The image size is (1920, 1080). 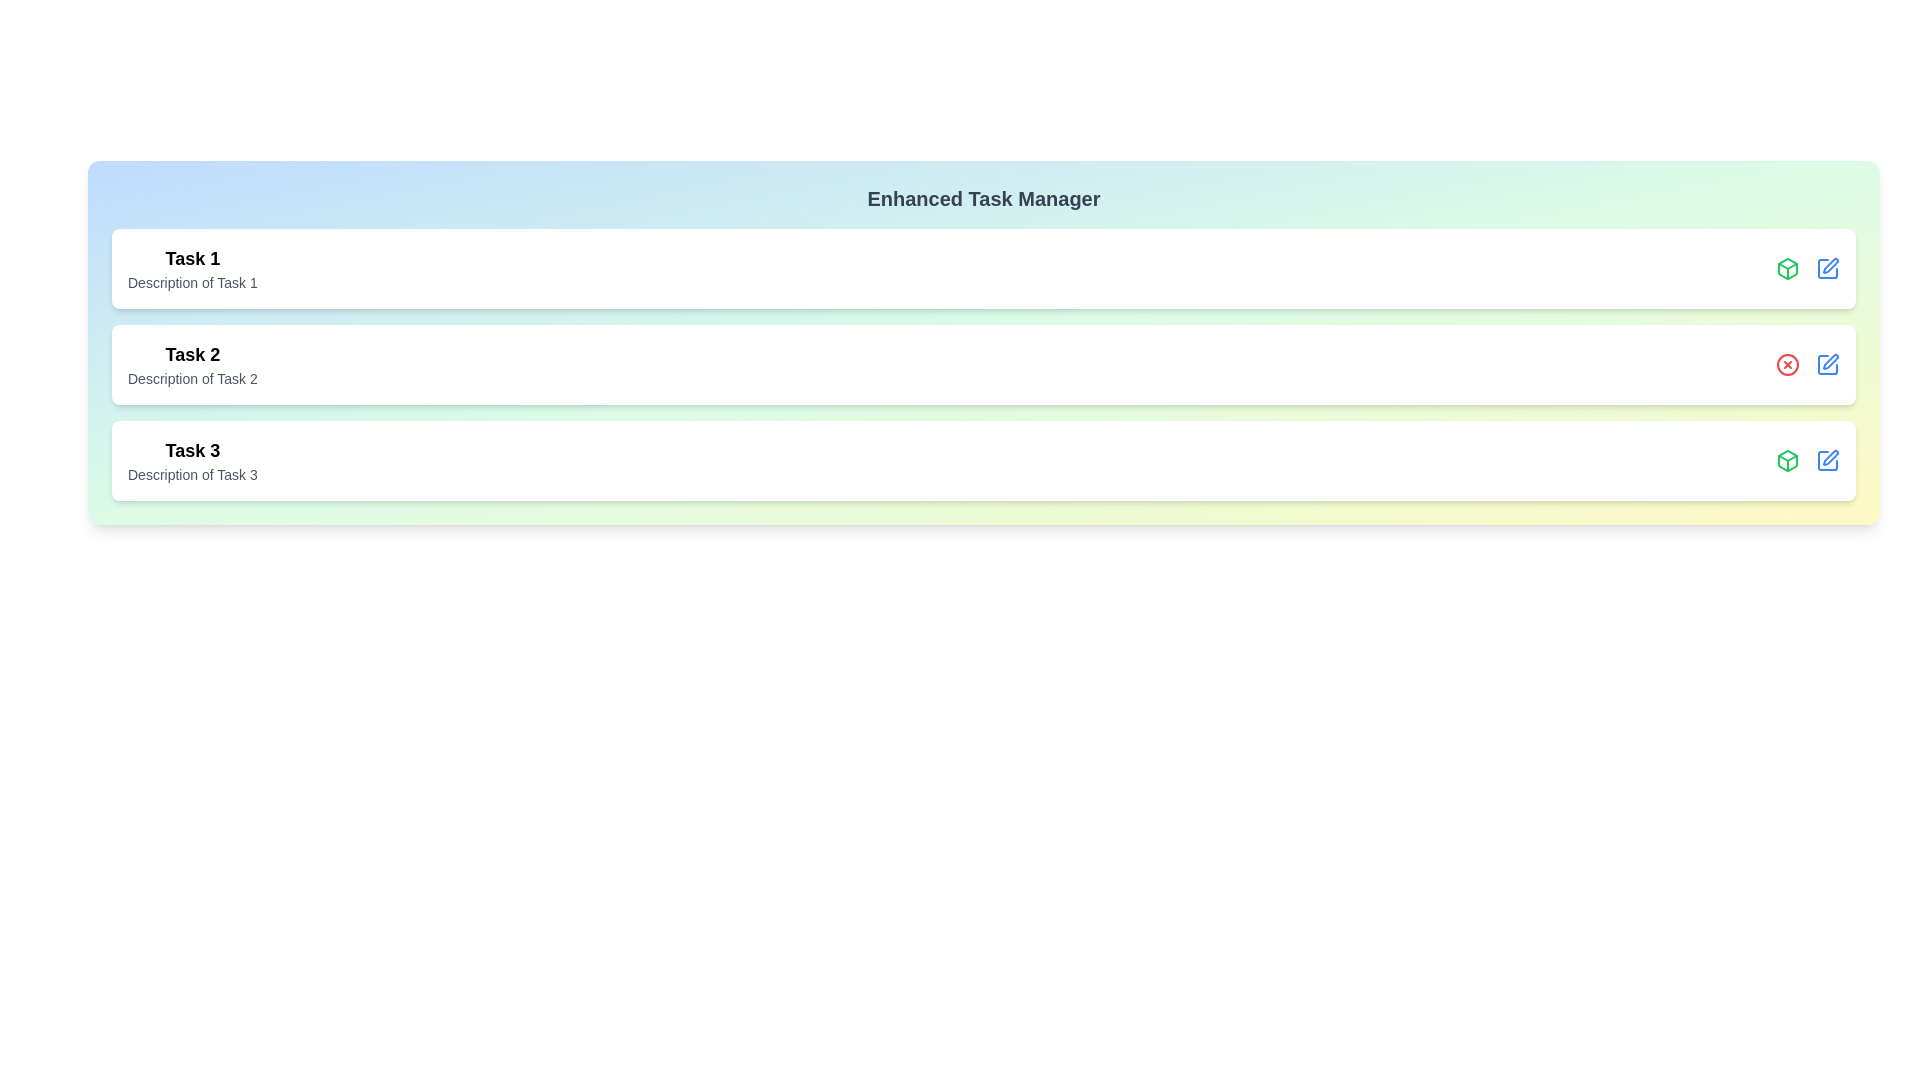 I want to click on the blue pencil icon for task Task 1, so click(x=1828, y=268).